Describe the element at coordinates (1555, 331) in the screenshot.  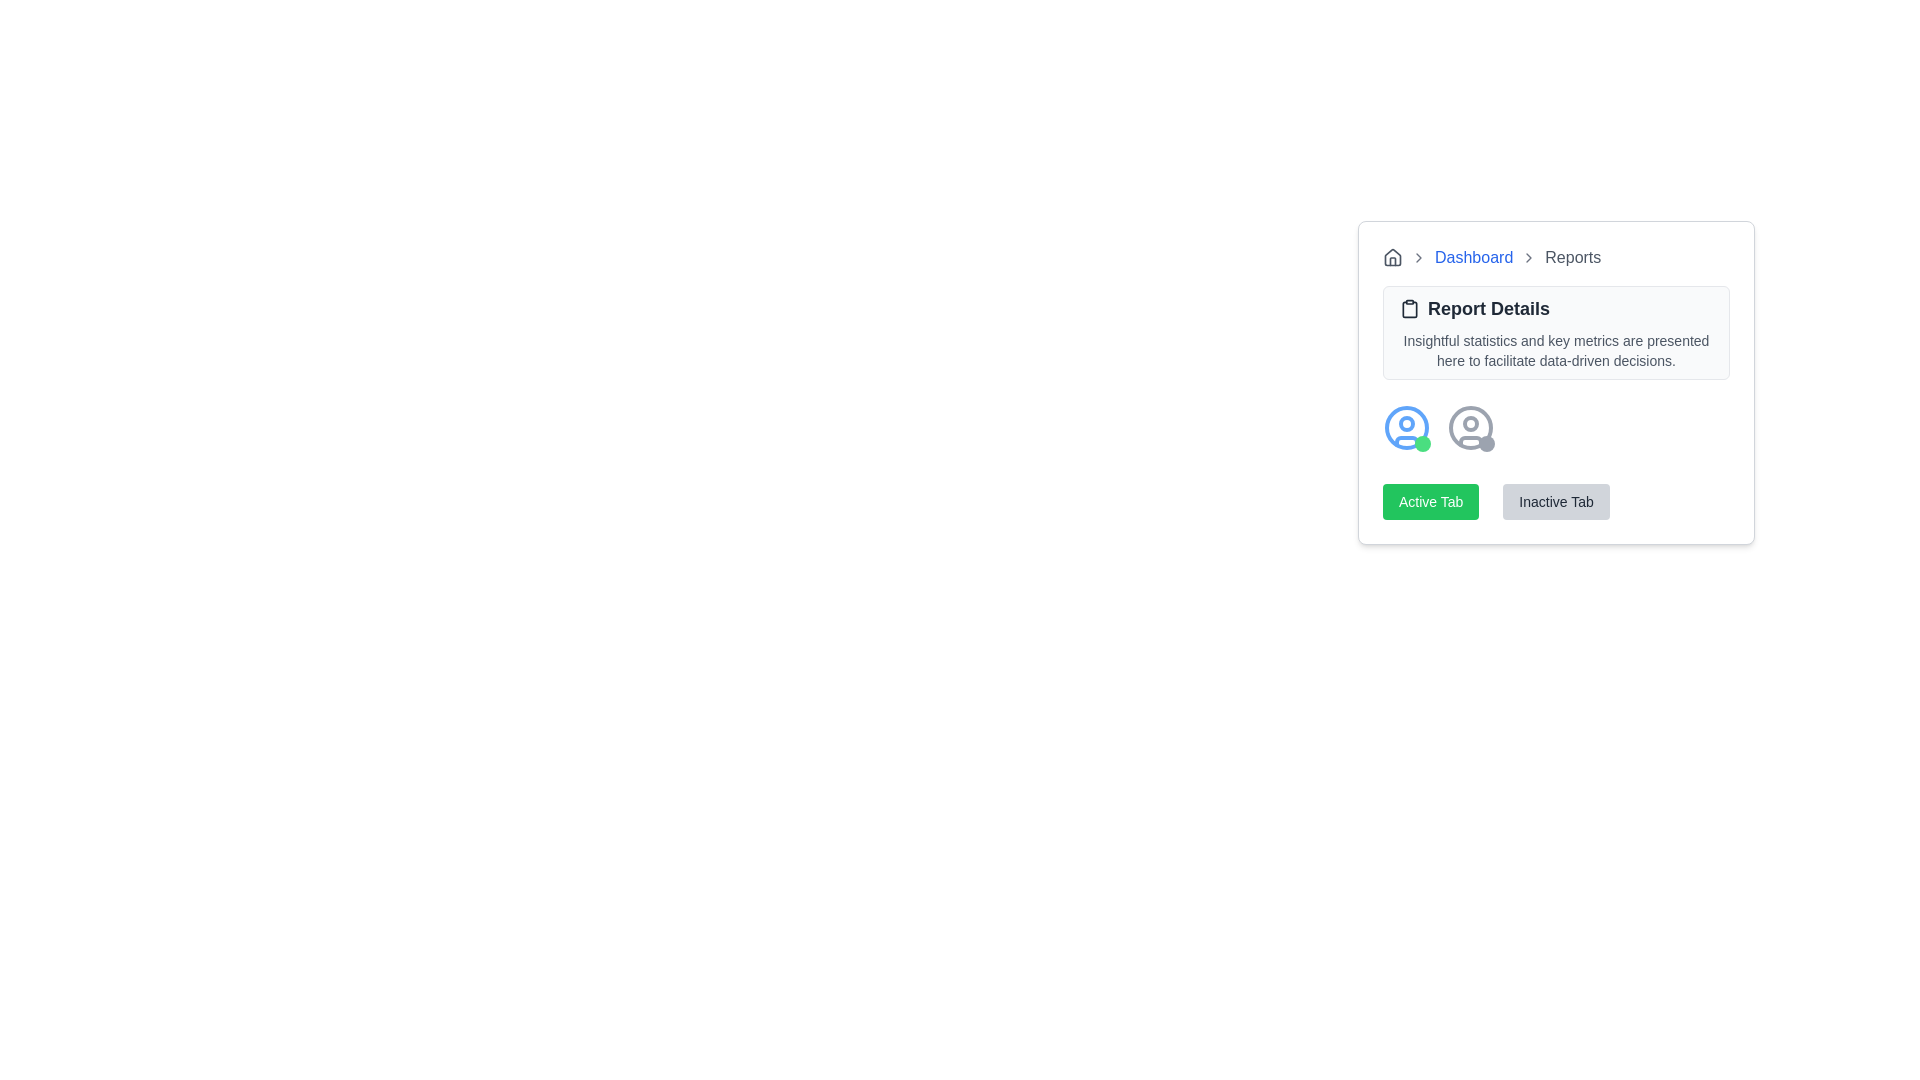
I see `the informational card located below the breadcrumb navigation ('Dashboard > Reports') and above the 'Active Tab' and 'Inactive Tab' buttons in the centered dashboard section` at that location.